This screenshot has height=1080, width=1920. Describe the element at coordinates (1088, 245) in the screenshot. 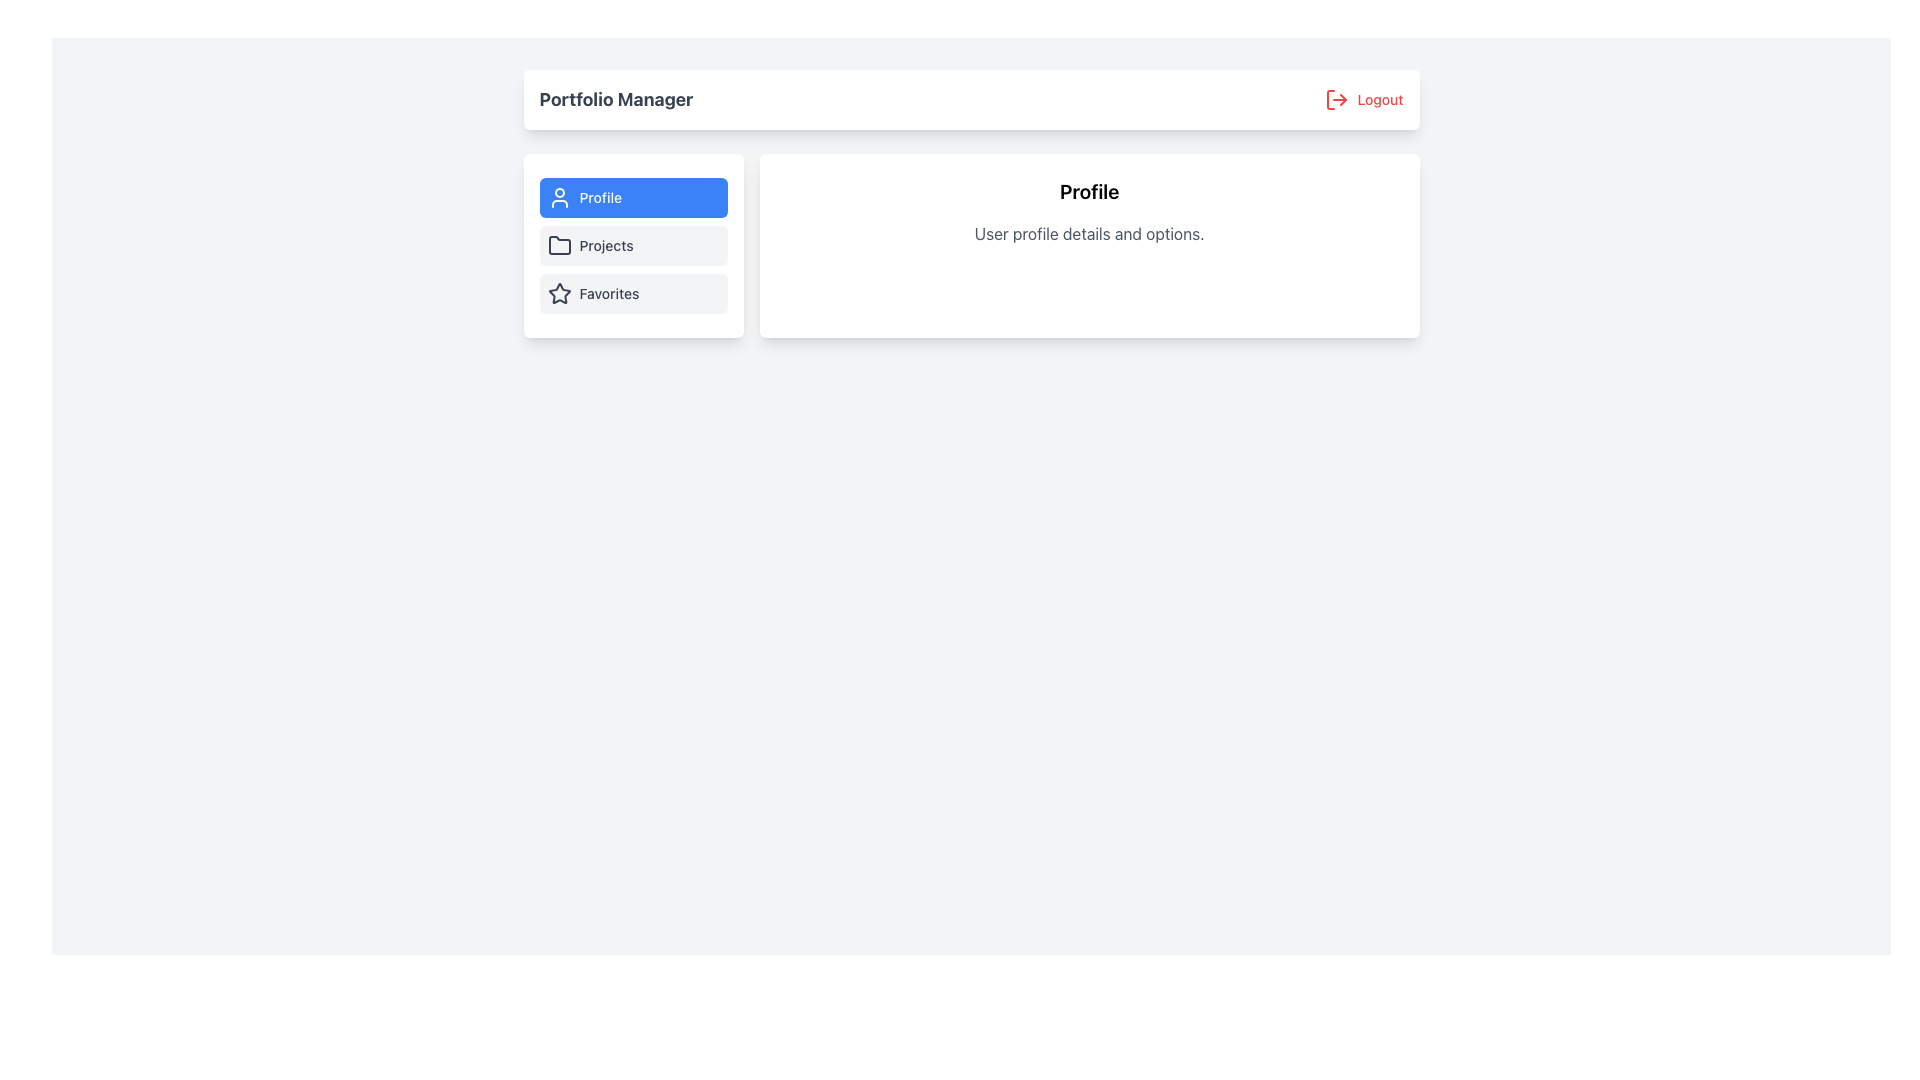

I see `the Information card that serves as a profile summary or details card, located in the main content area of the interface` at that location.